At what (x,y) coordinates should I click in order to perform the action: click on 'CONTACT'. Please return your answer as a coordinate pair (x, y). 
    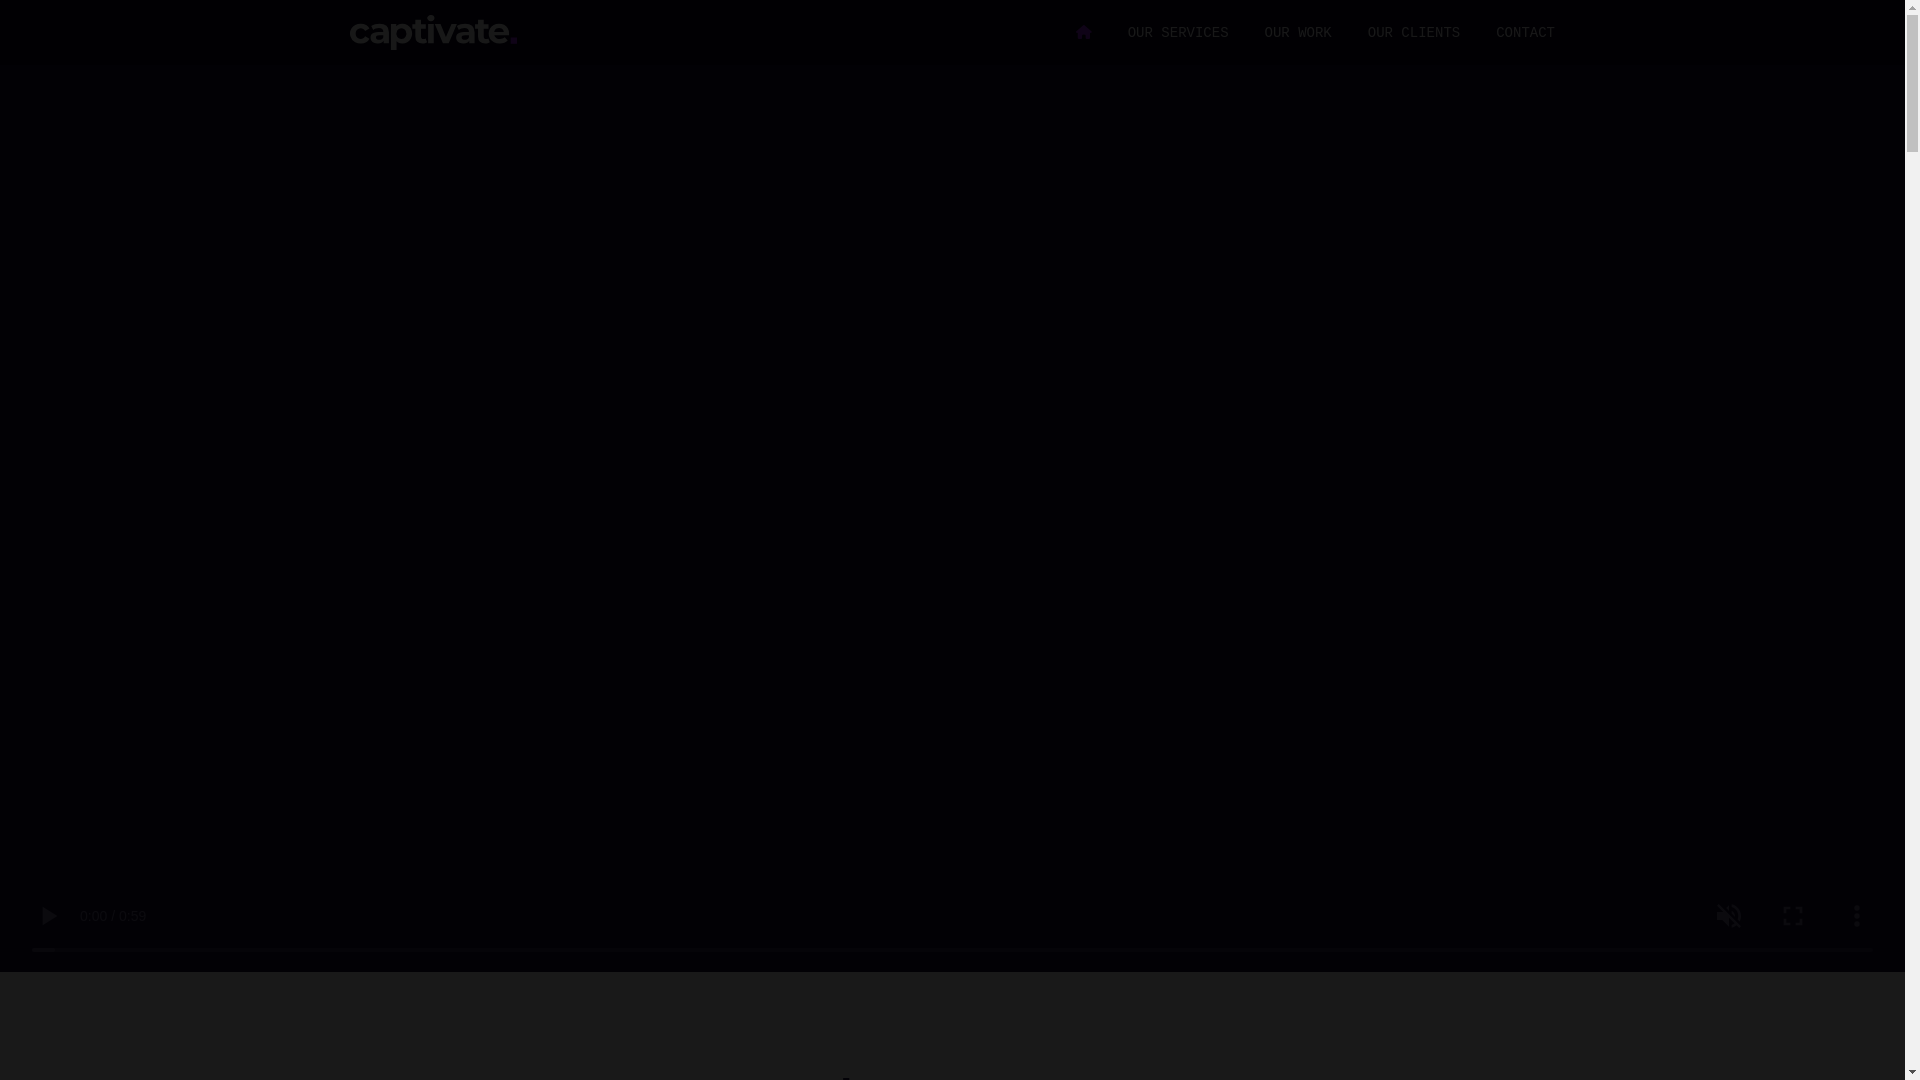
    Looking at the image, I should click on (1524, 33).